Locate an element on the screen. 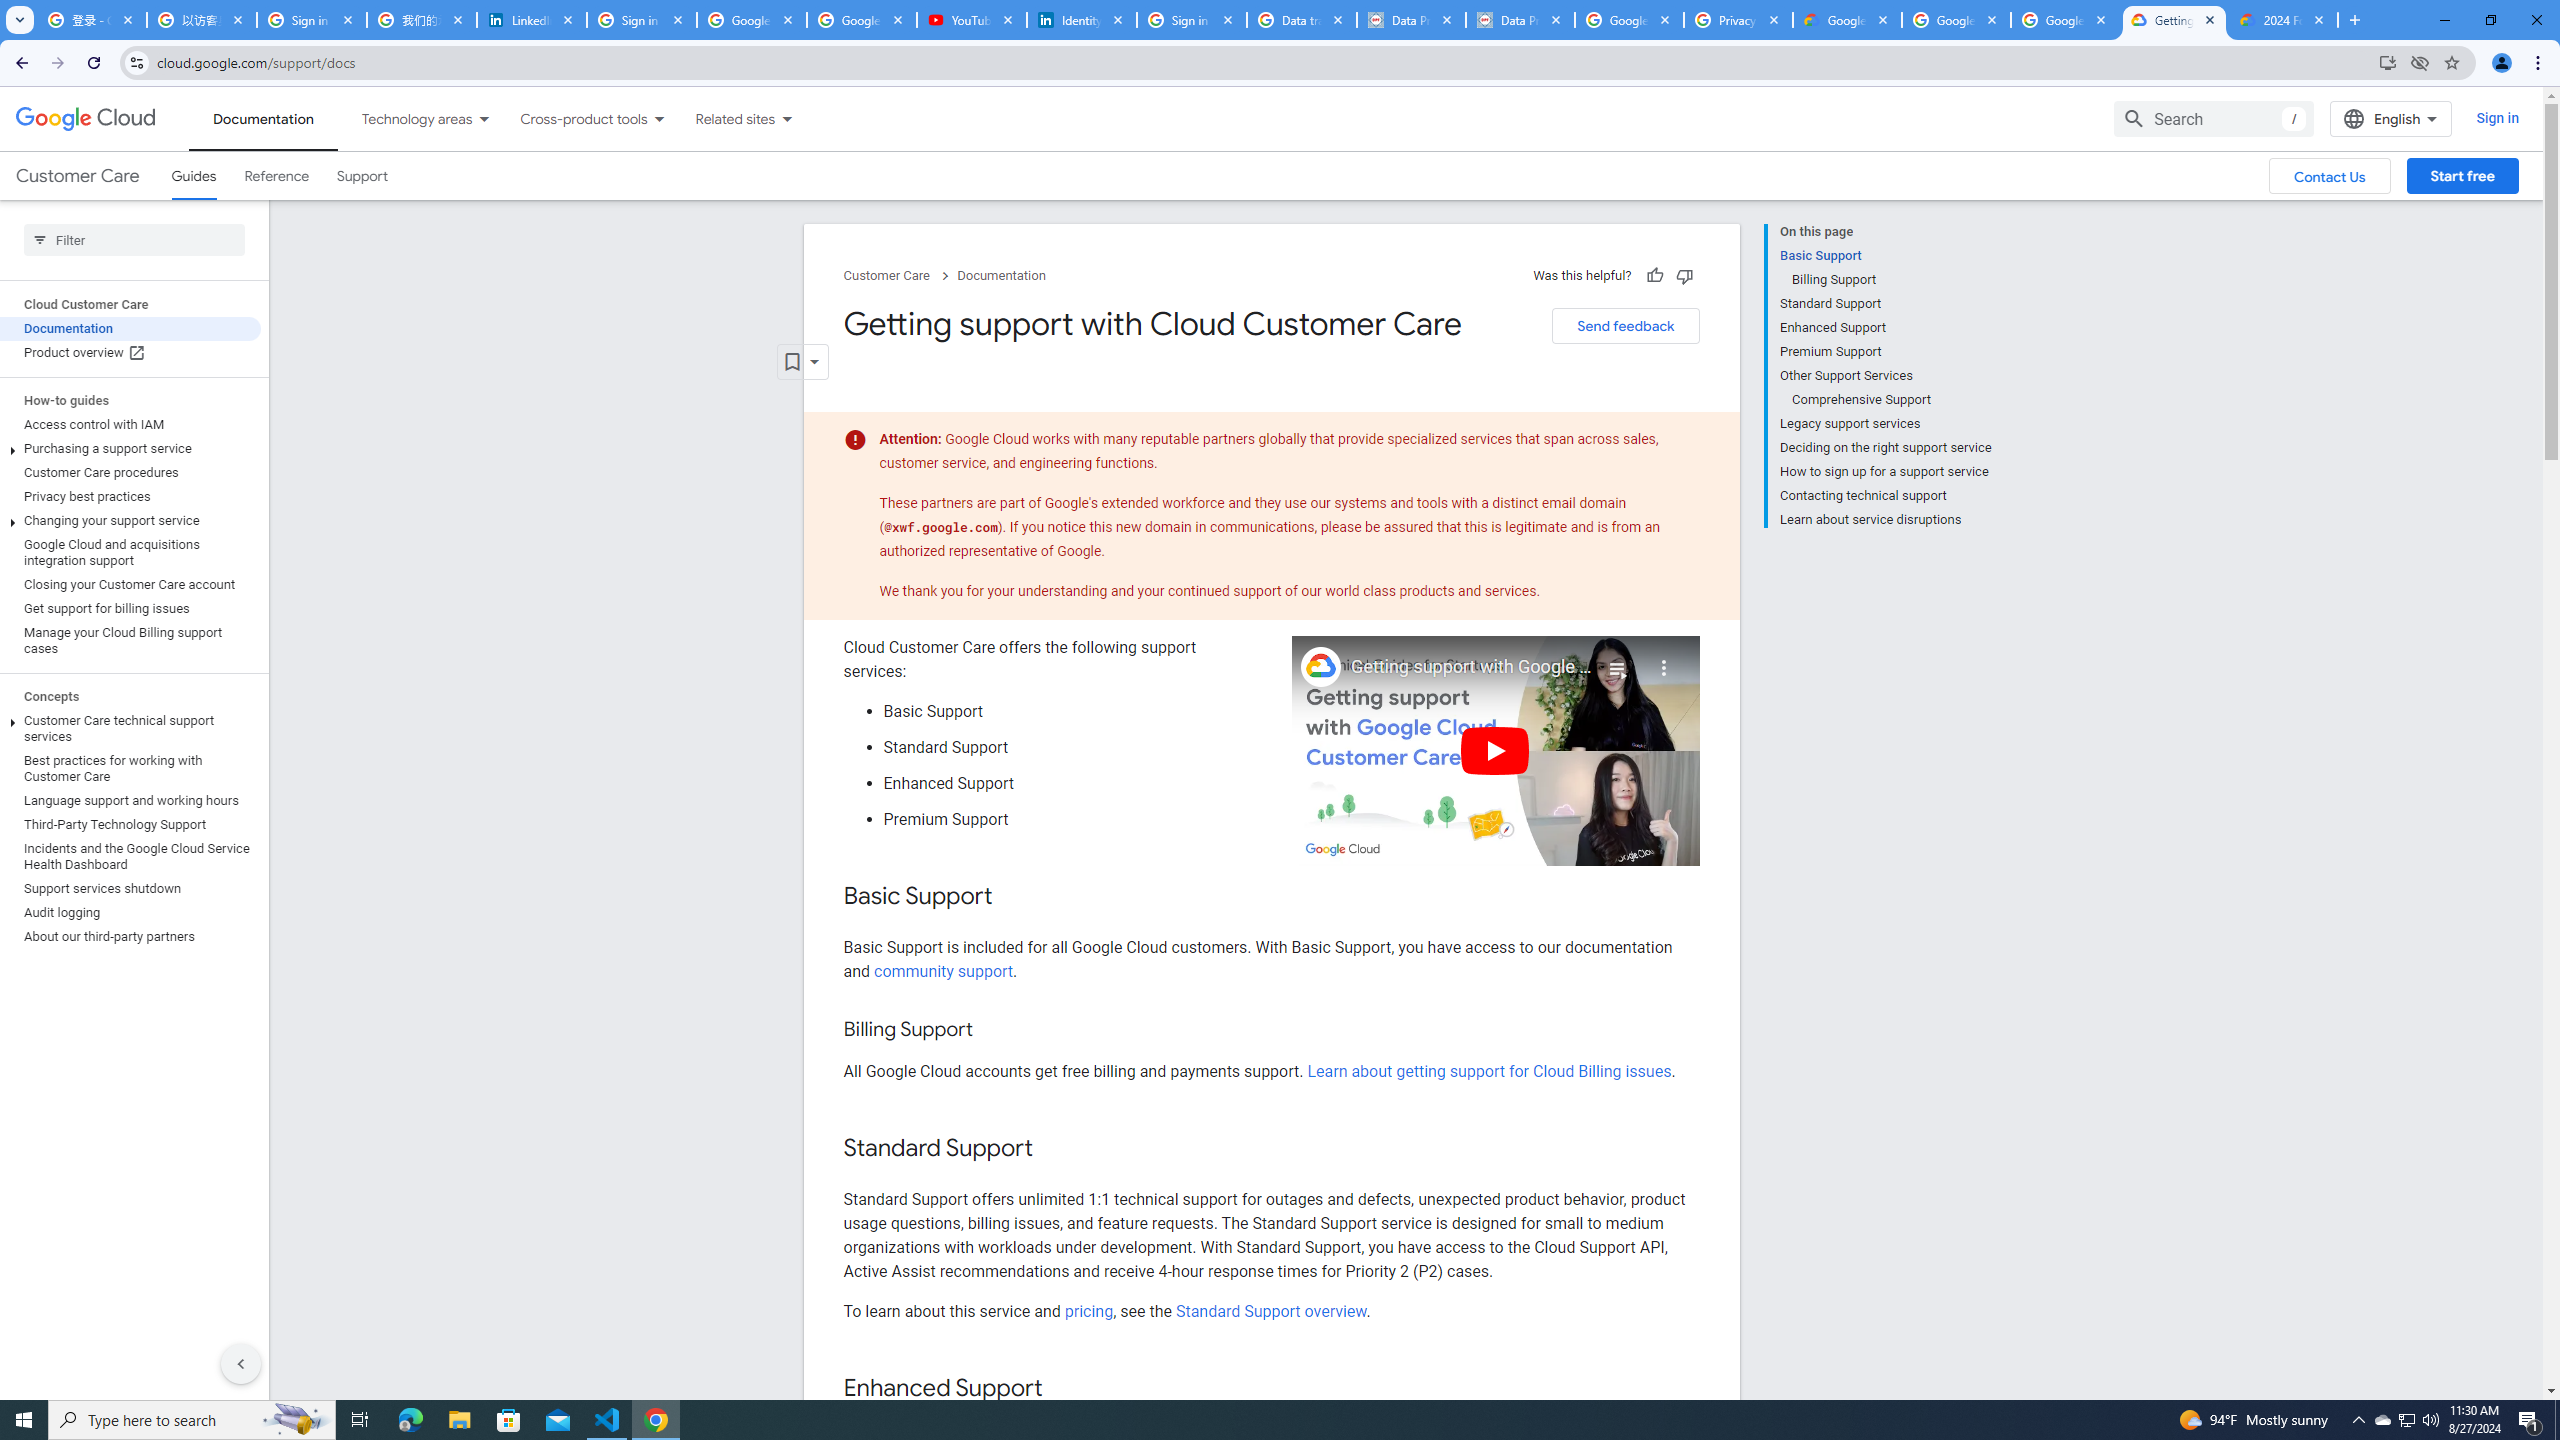  'Learn about getting support for Cloud Billing issues' is located at coordinates (1488, 1072).